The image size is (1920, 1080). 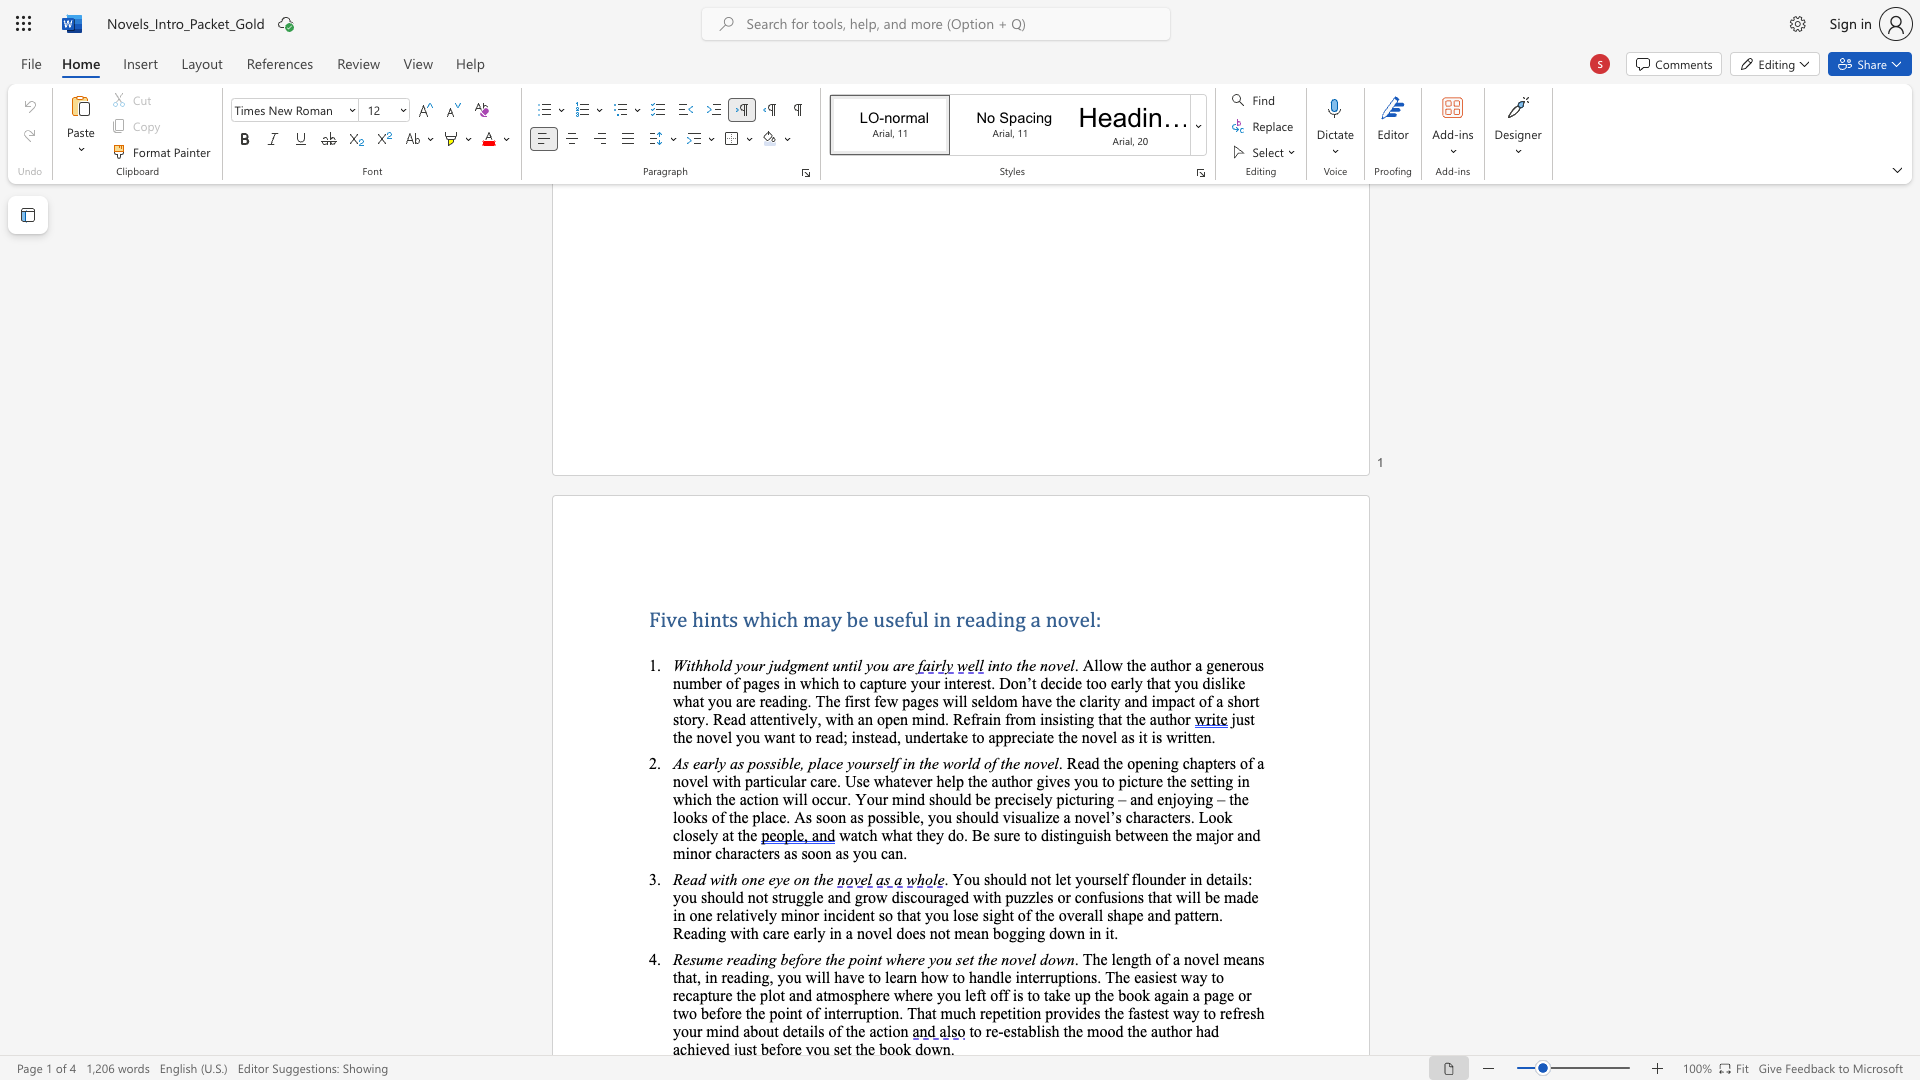 What do you see at coordinates (1080, 737) in the screenshot?
I see `the subset text "novel as it is writte" within the text "just the novel you want to read; instead, undertake to appreciate the novel as it is written."` at bounding box center [1080, 737].